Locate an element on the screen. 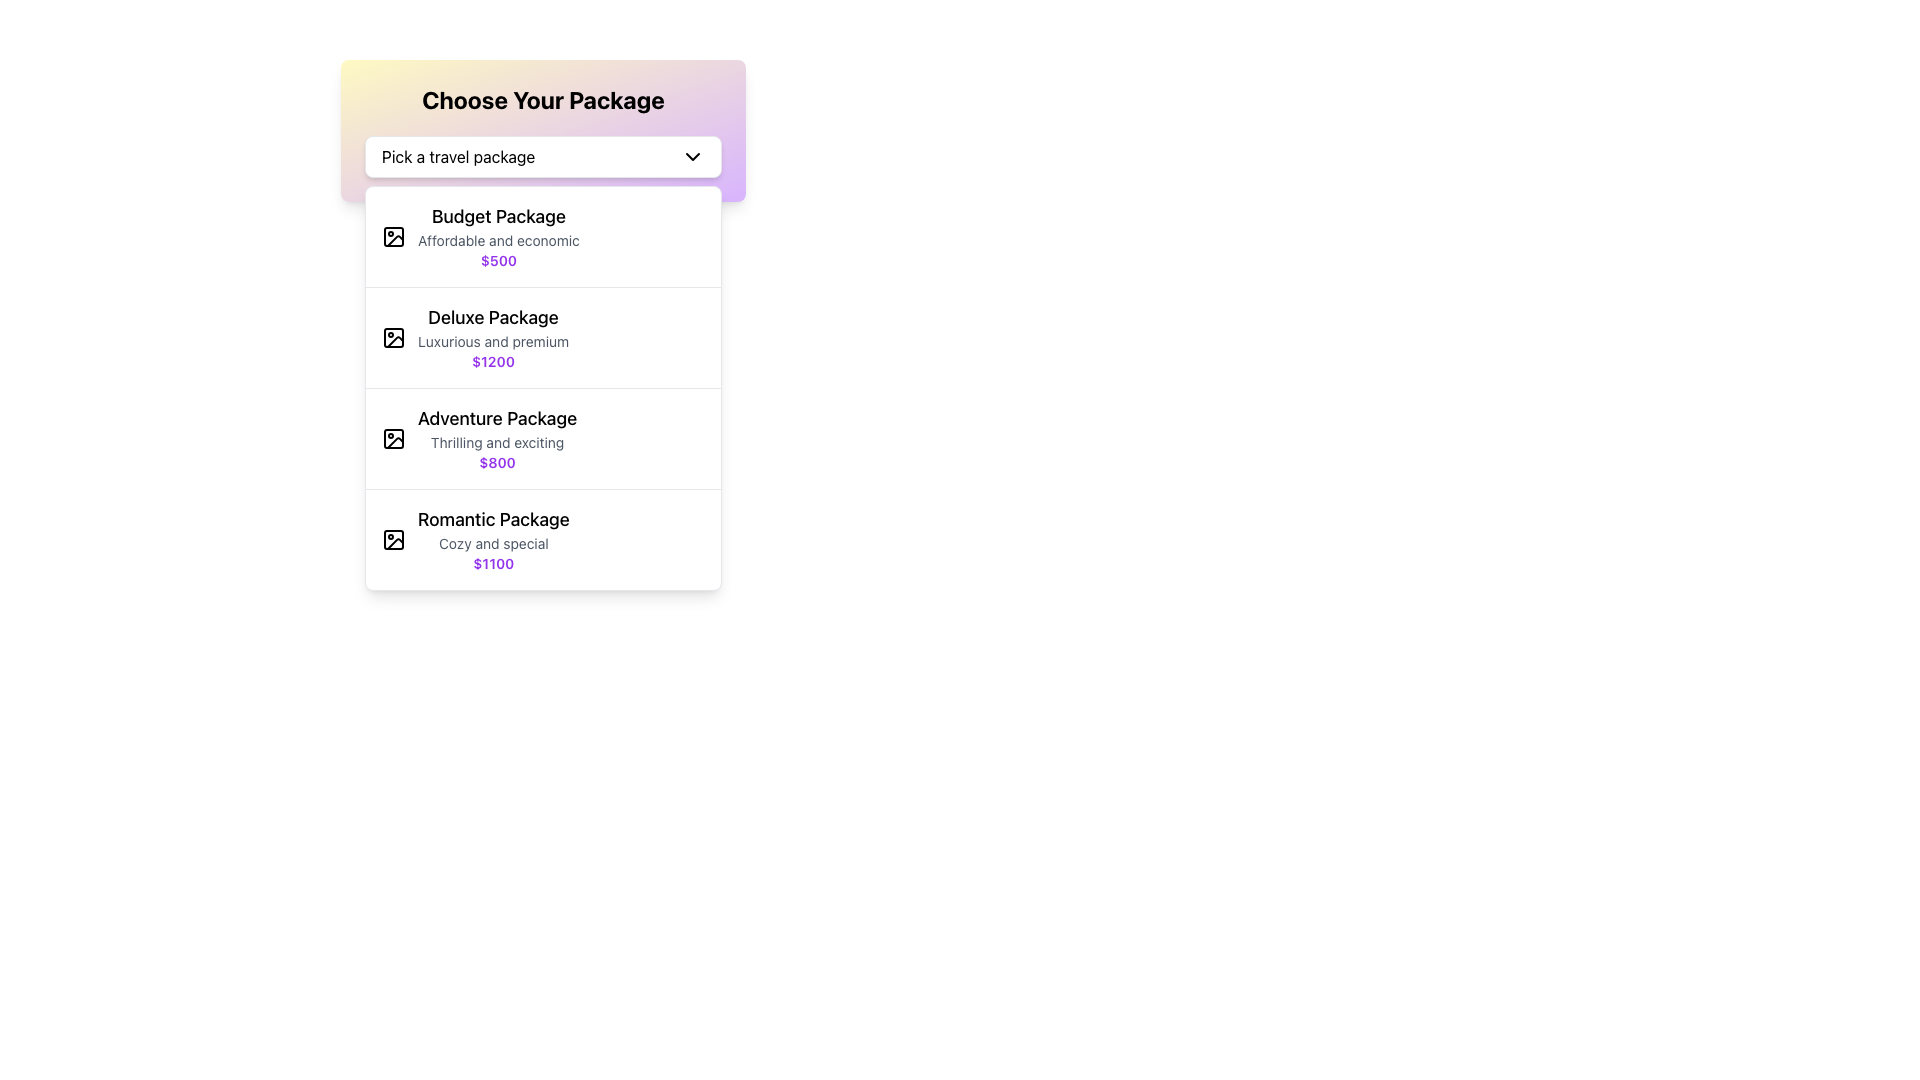 This screenshot has height=1080, width=1920. the text label reading 'Cozy and special' located below the 'Romantic Package' title in the list of travel packages is located at coordinates (493, 543).